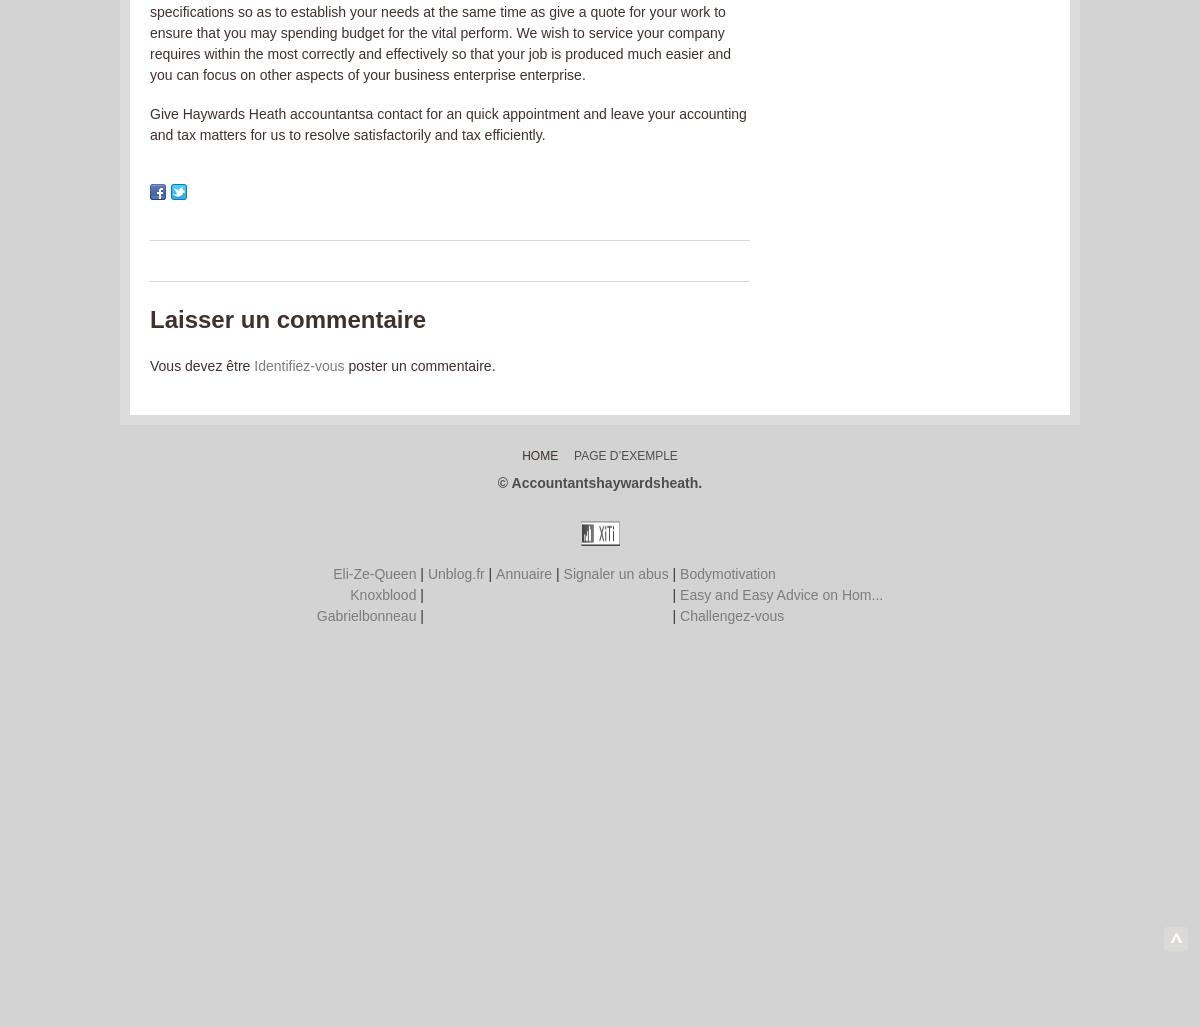  Describe the element at coordinates (200, 366) in the screenshot. I see `'Vous devez être'` at that location.